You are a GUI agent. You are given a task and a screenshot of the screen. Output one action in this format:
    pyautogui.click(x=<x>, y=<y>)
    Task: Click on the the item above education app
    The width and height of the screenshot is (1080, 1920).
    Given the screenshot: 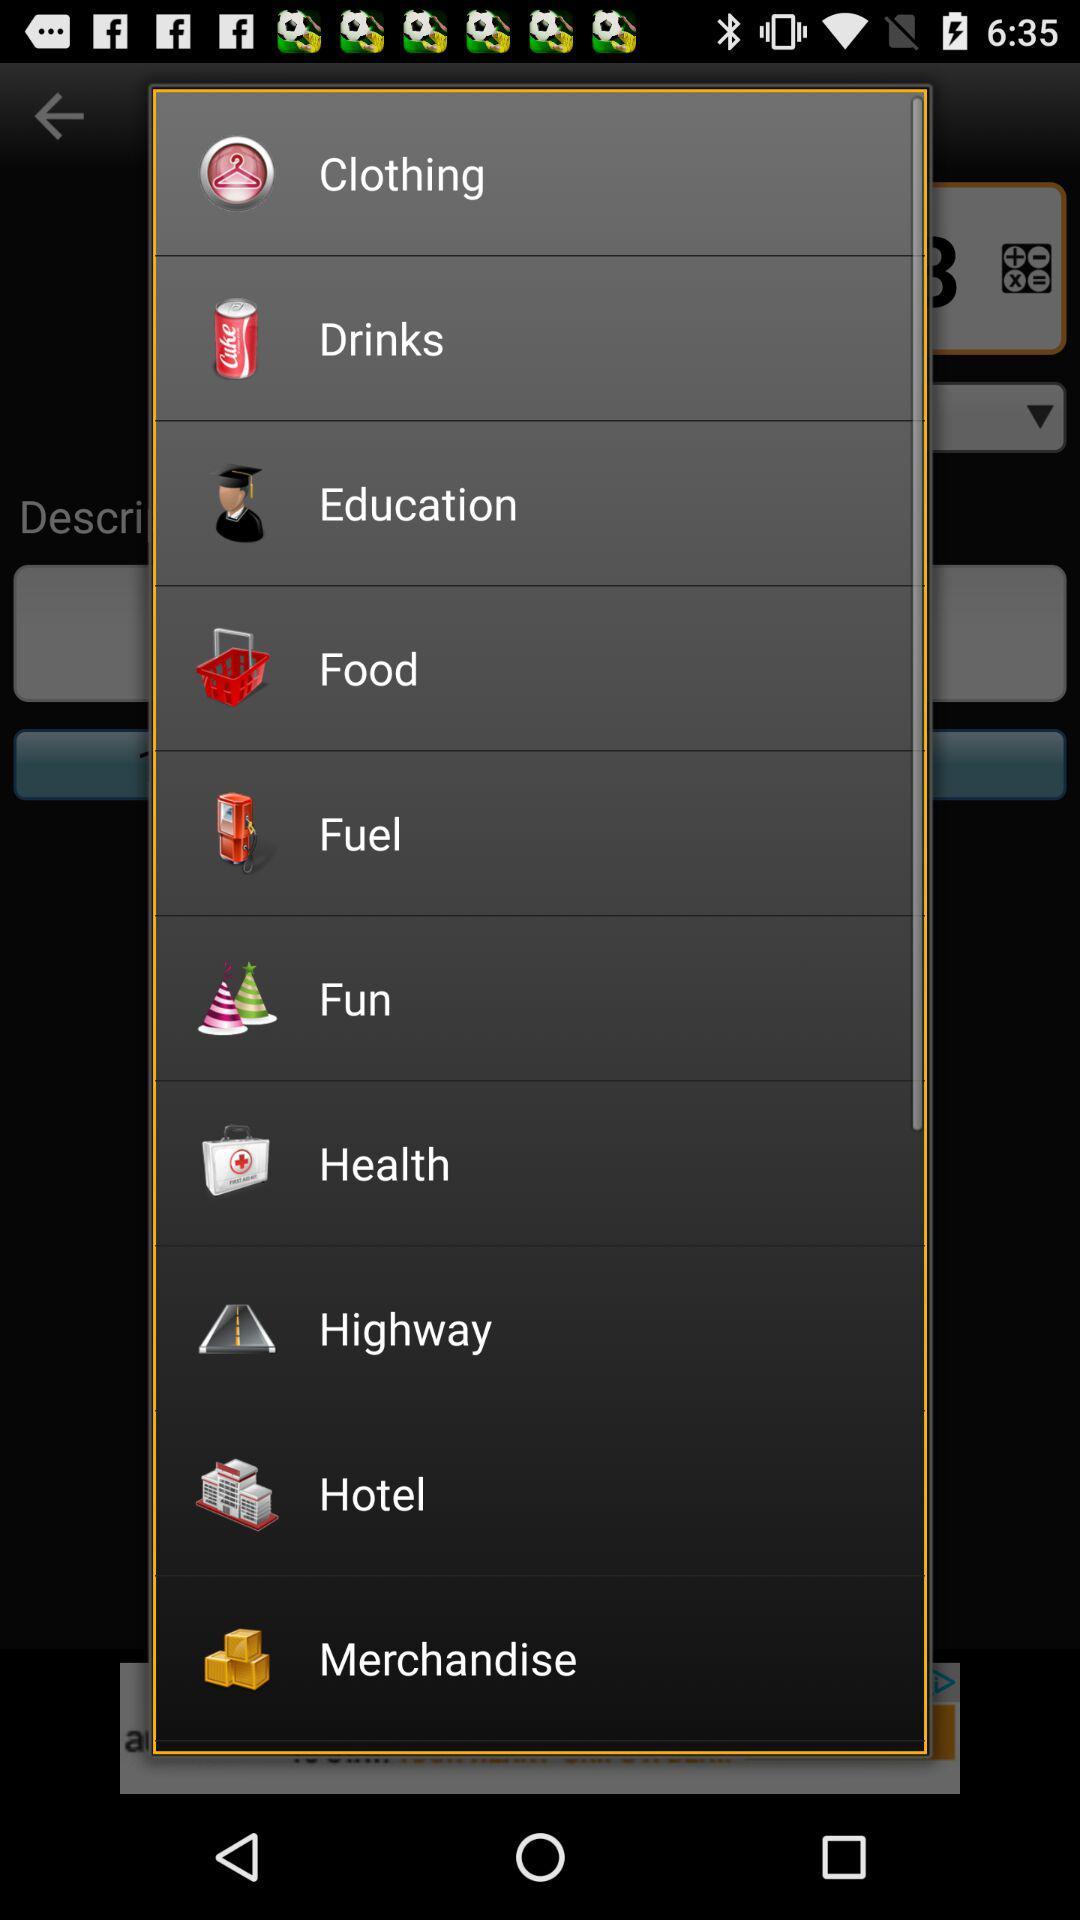 What is the action you would take?
    pyautogui.click(x=607, y=337)
    